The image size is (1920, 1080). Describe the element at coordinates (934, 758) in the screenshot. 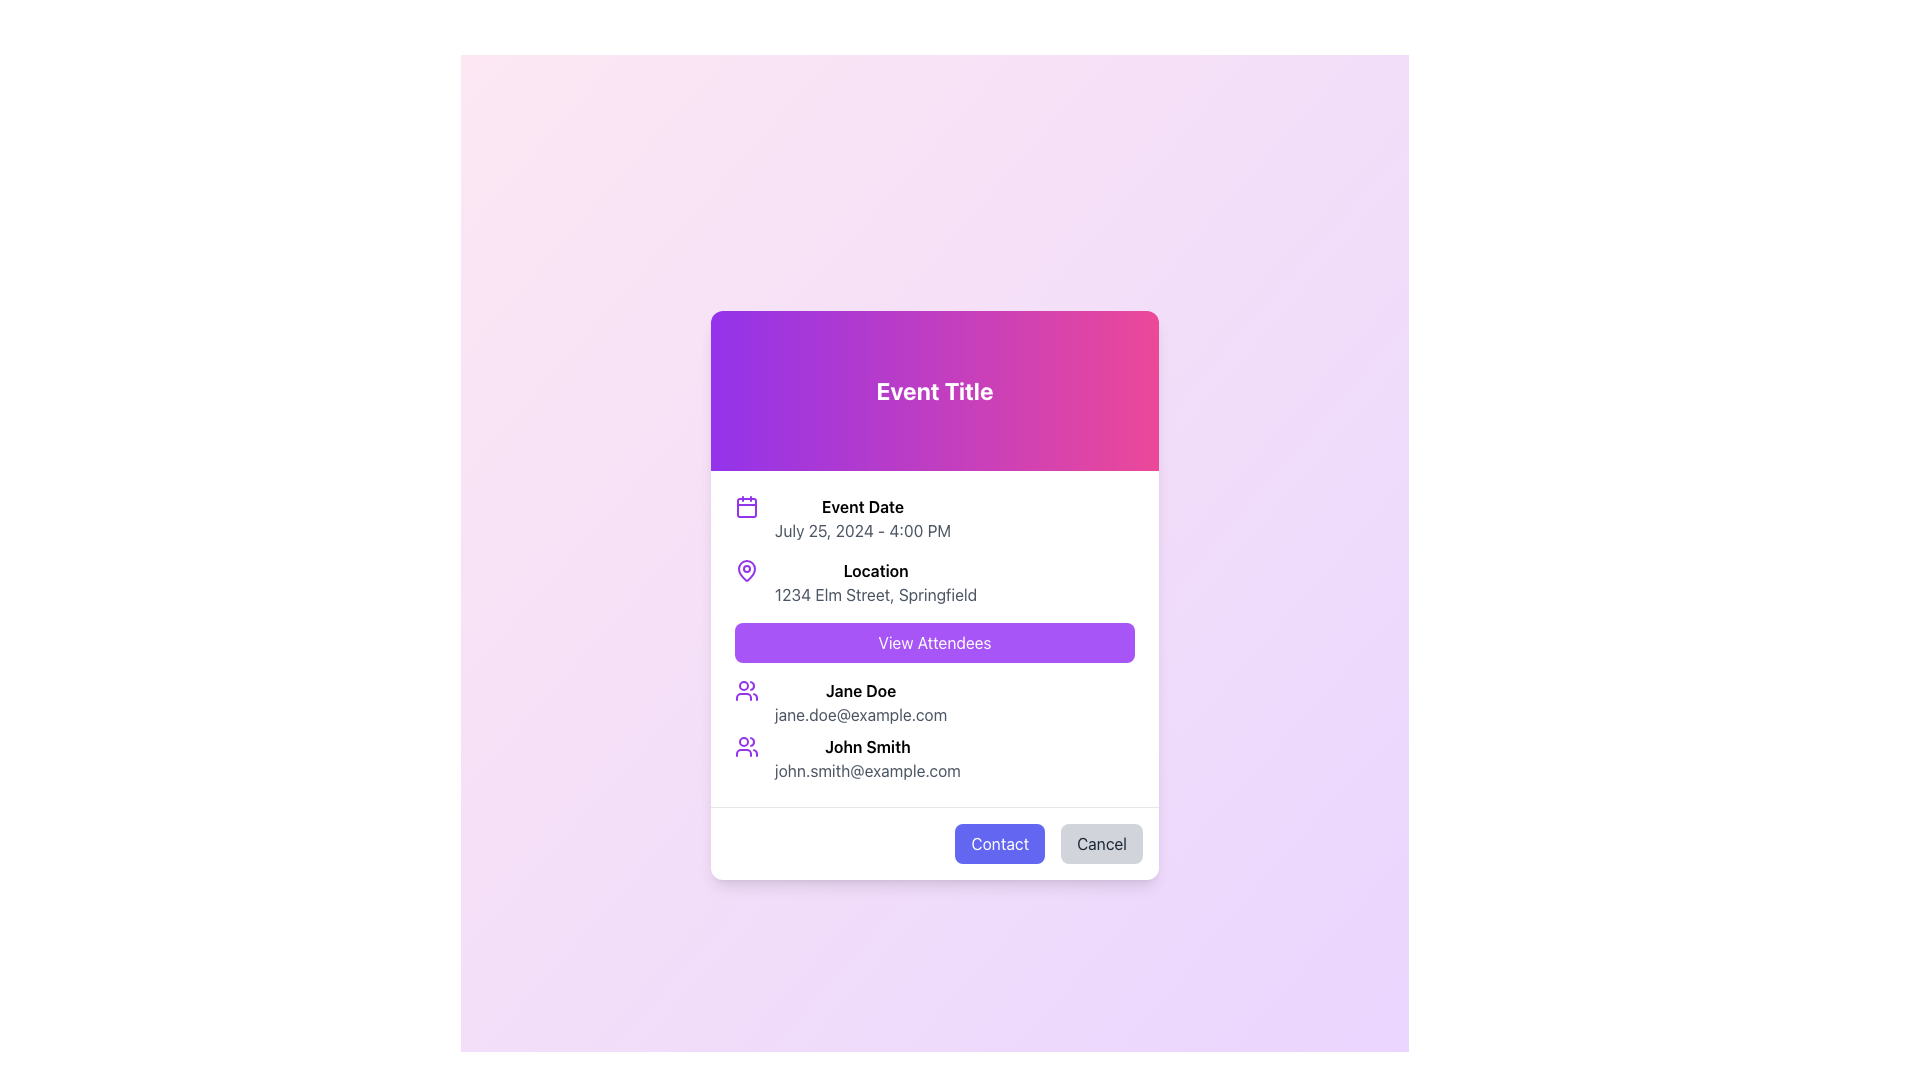

I see `the profile icon of the Information block for 'John Smith'` at that location.